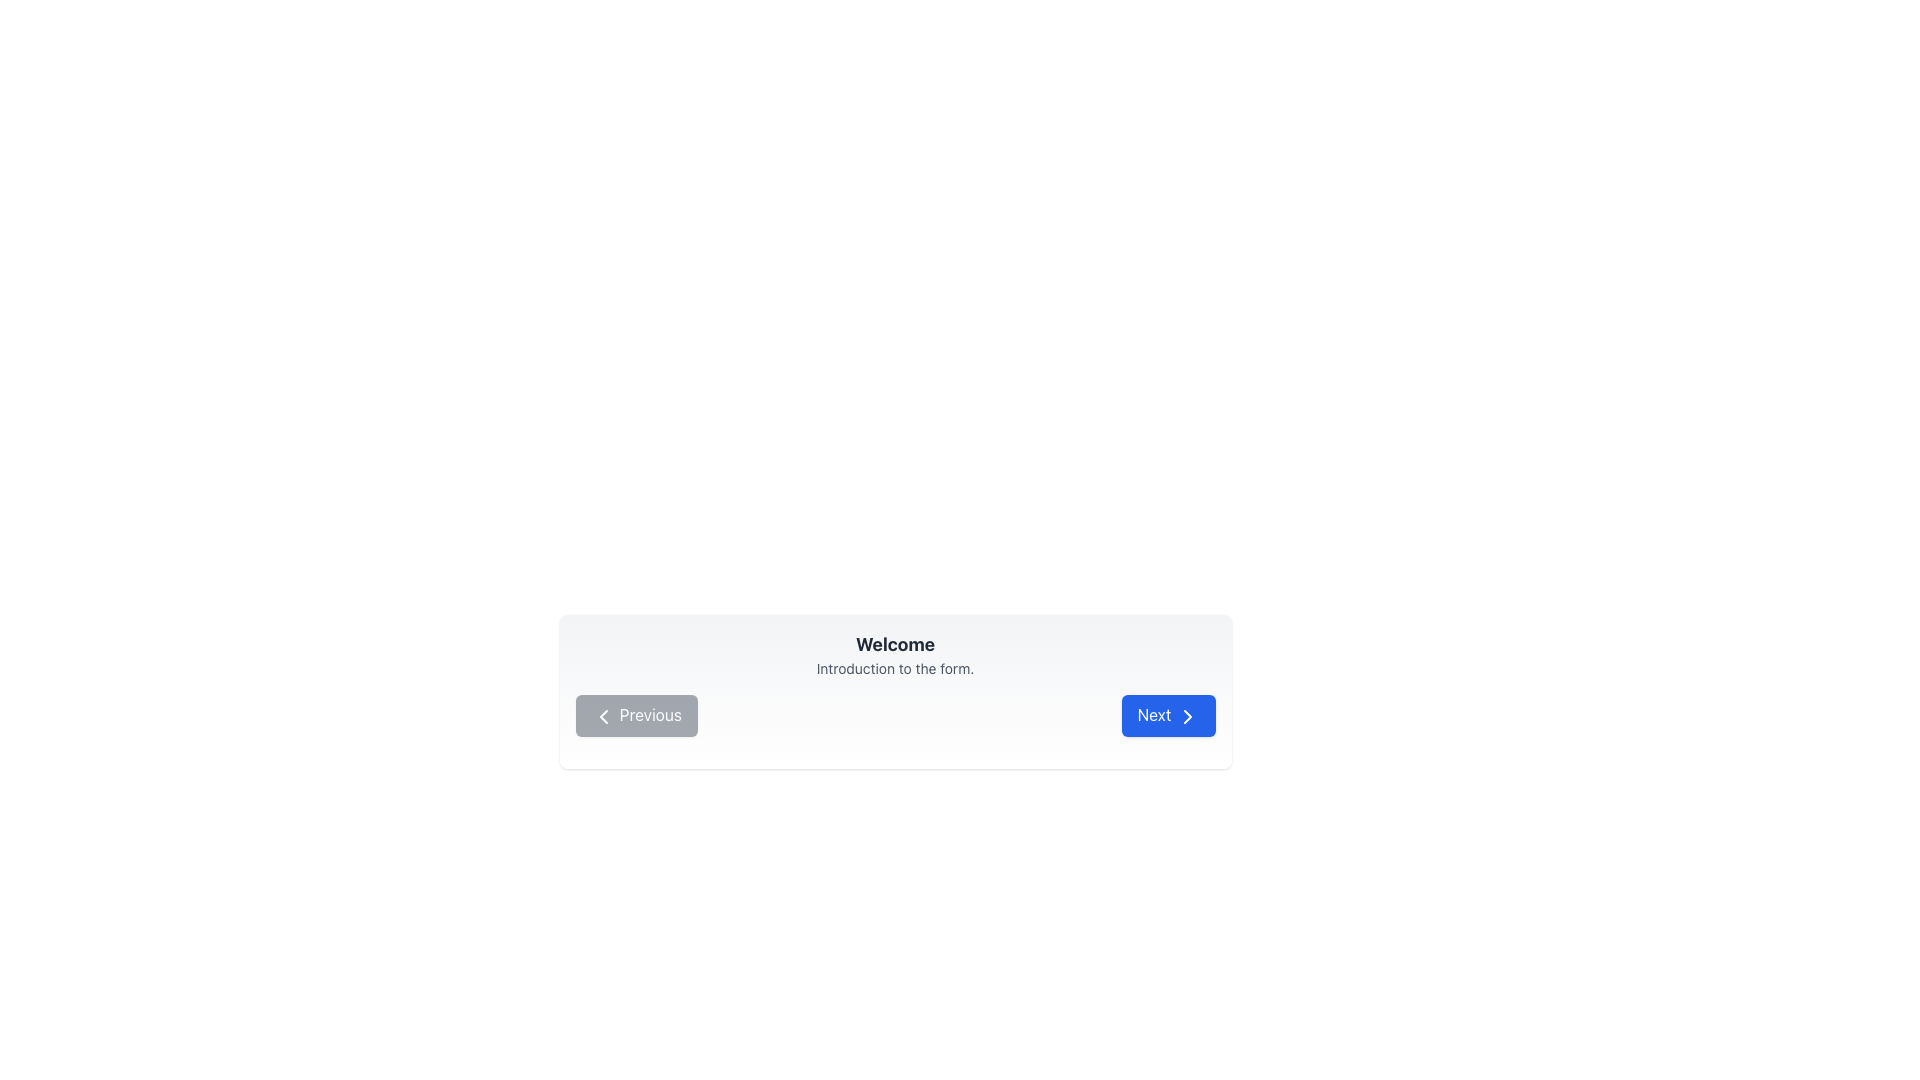  I want to click on the navigation icon on the 'Next' button to proceed to the next step in the sequence, so click(1187, 715).